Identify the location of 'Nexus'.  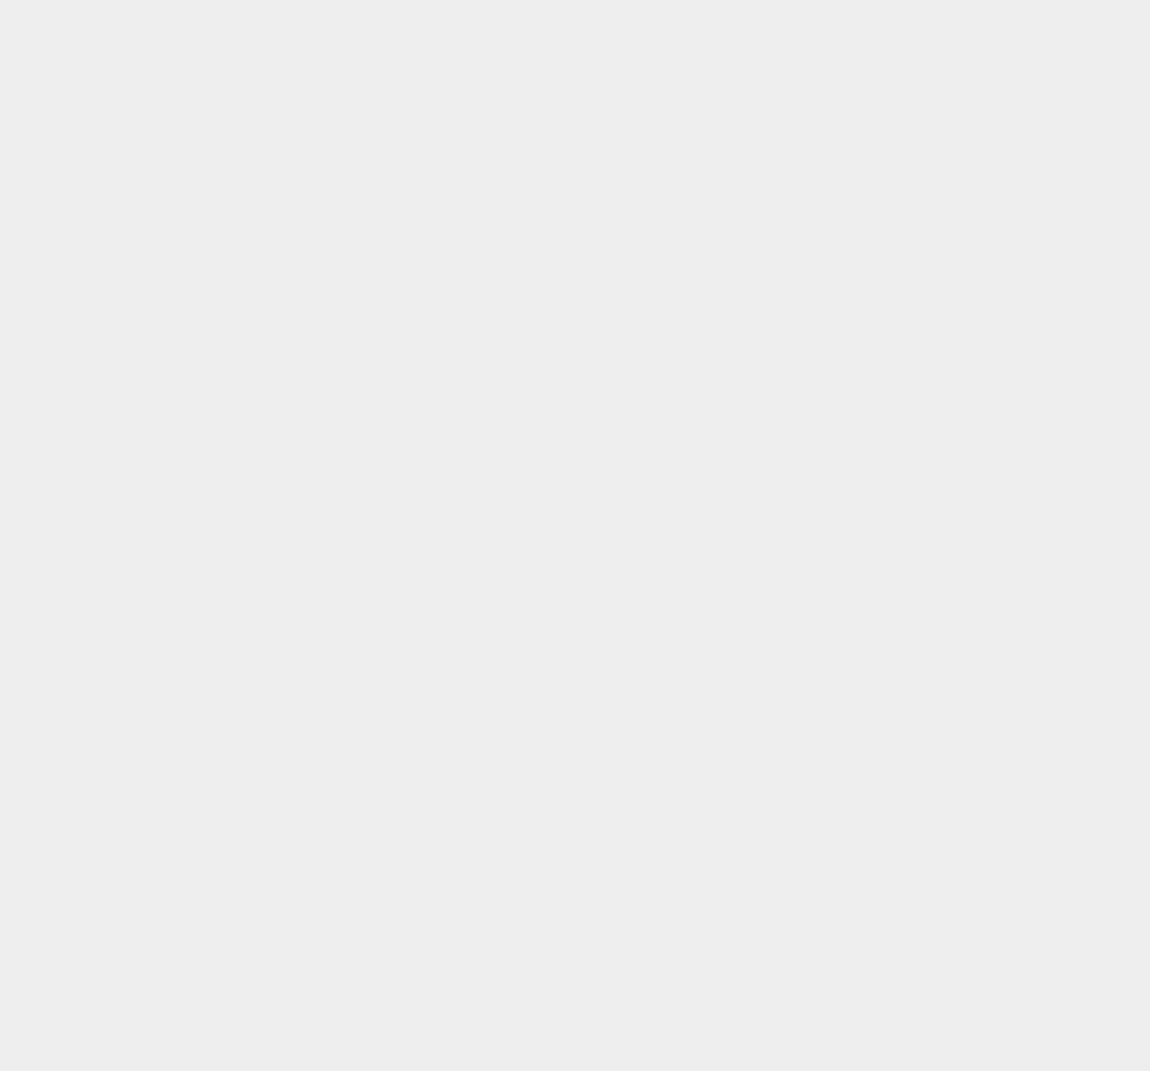
(831, 1017).